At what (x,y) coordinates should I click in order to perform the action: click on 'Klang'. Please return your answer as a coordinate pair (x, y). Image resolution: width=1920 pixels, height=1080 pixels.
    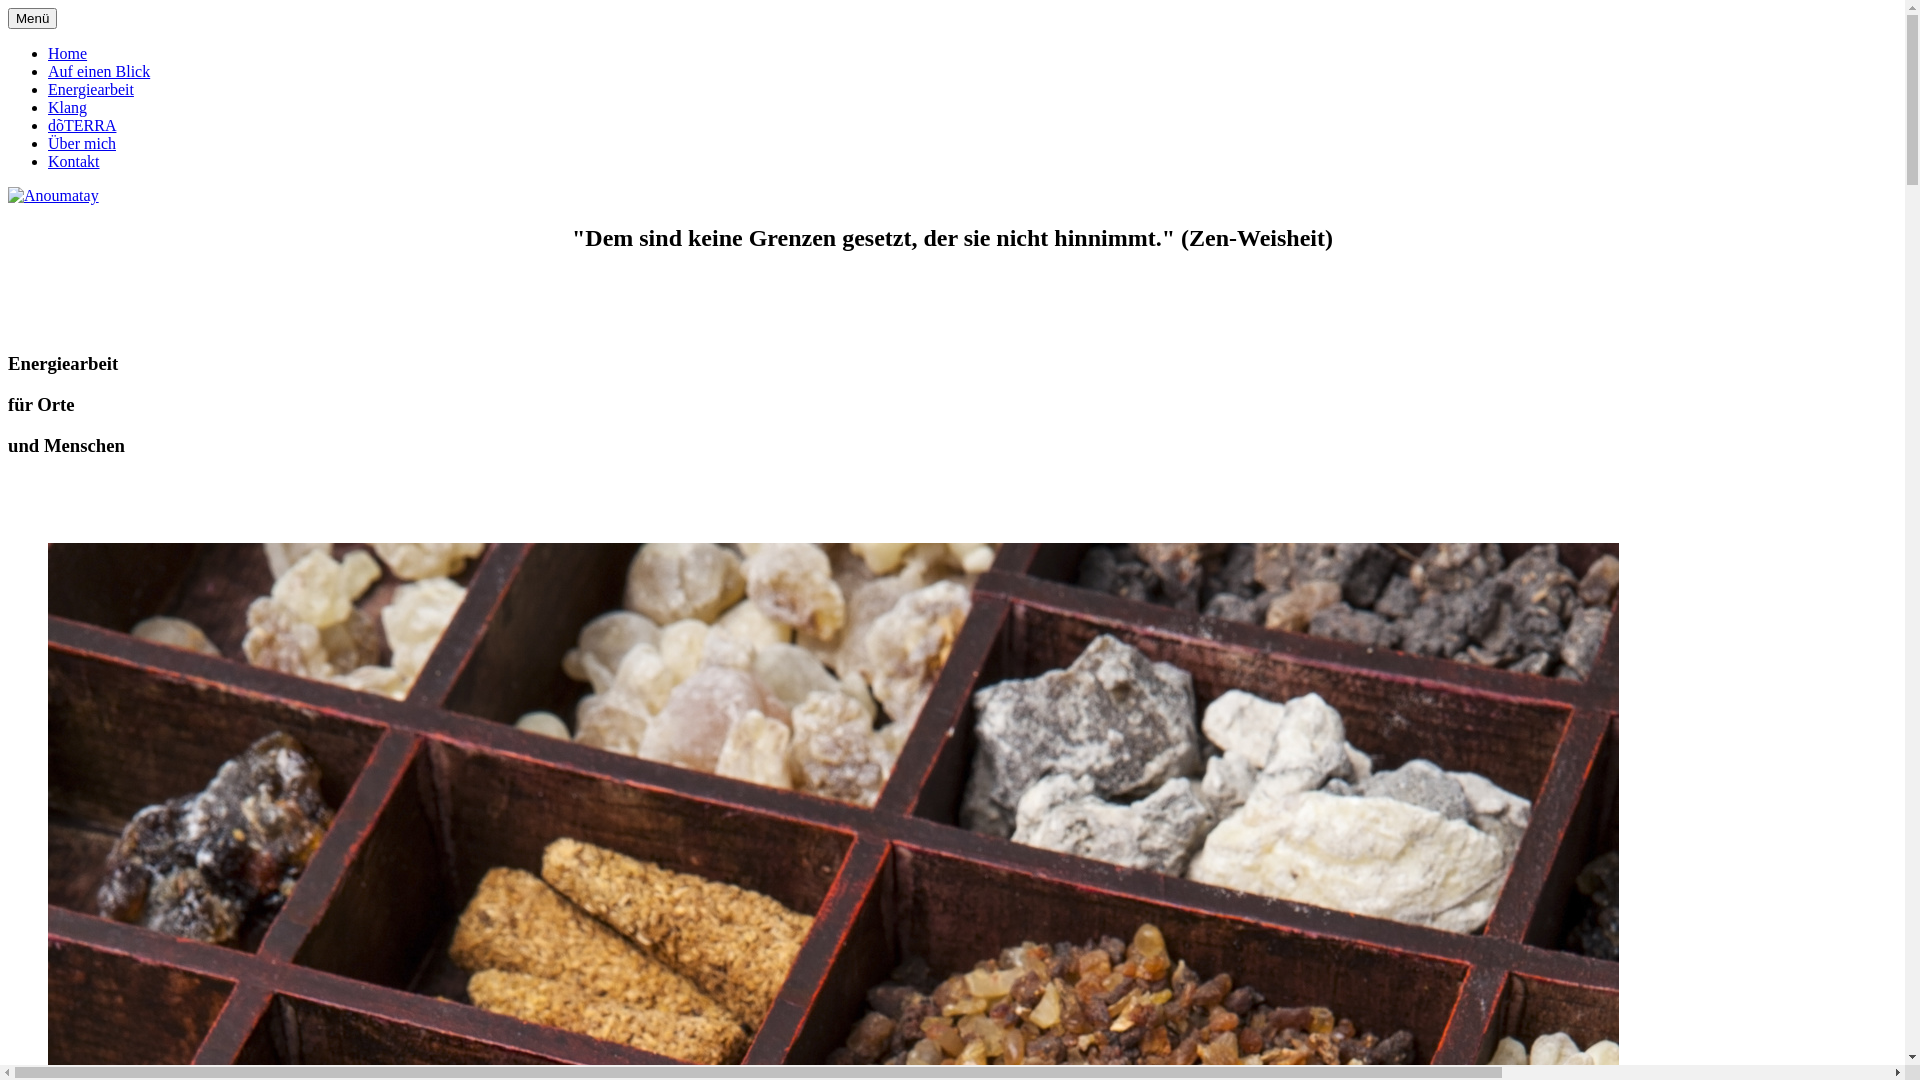
    Looking at the image, I should click on (67, 107).